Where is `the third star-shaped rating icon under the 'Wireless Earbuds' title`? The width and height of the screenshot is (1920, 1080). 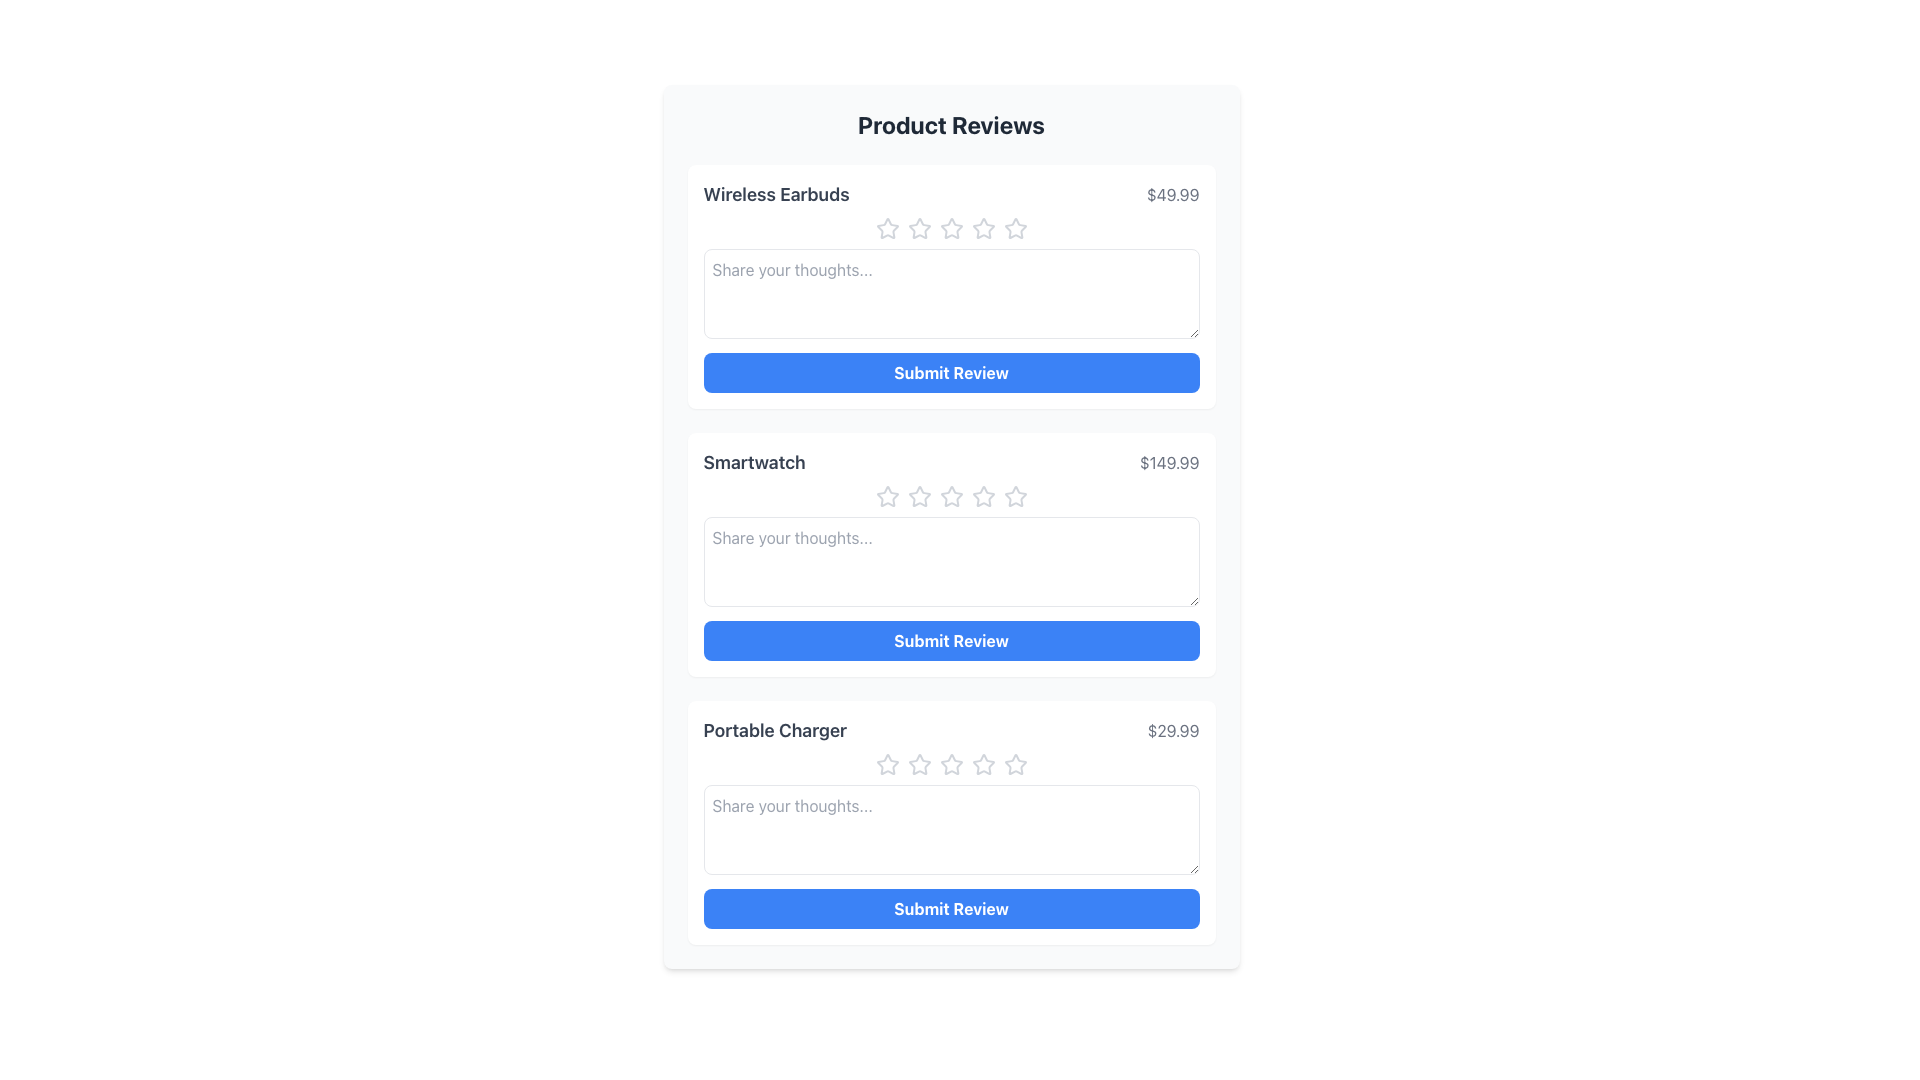
the third star-shaped rating icon under the 'Wireless Earbuds' title is located at coordinates (950, 227).